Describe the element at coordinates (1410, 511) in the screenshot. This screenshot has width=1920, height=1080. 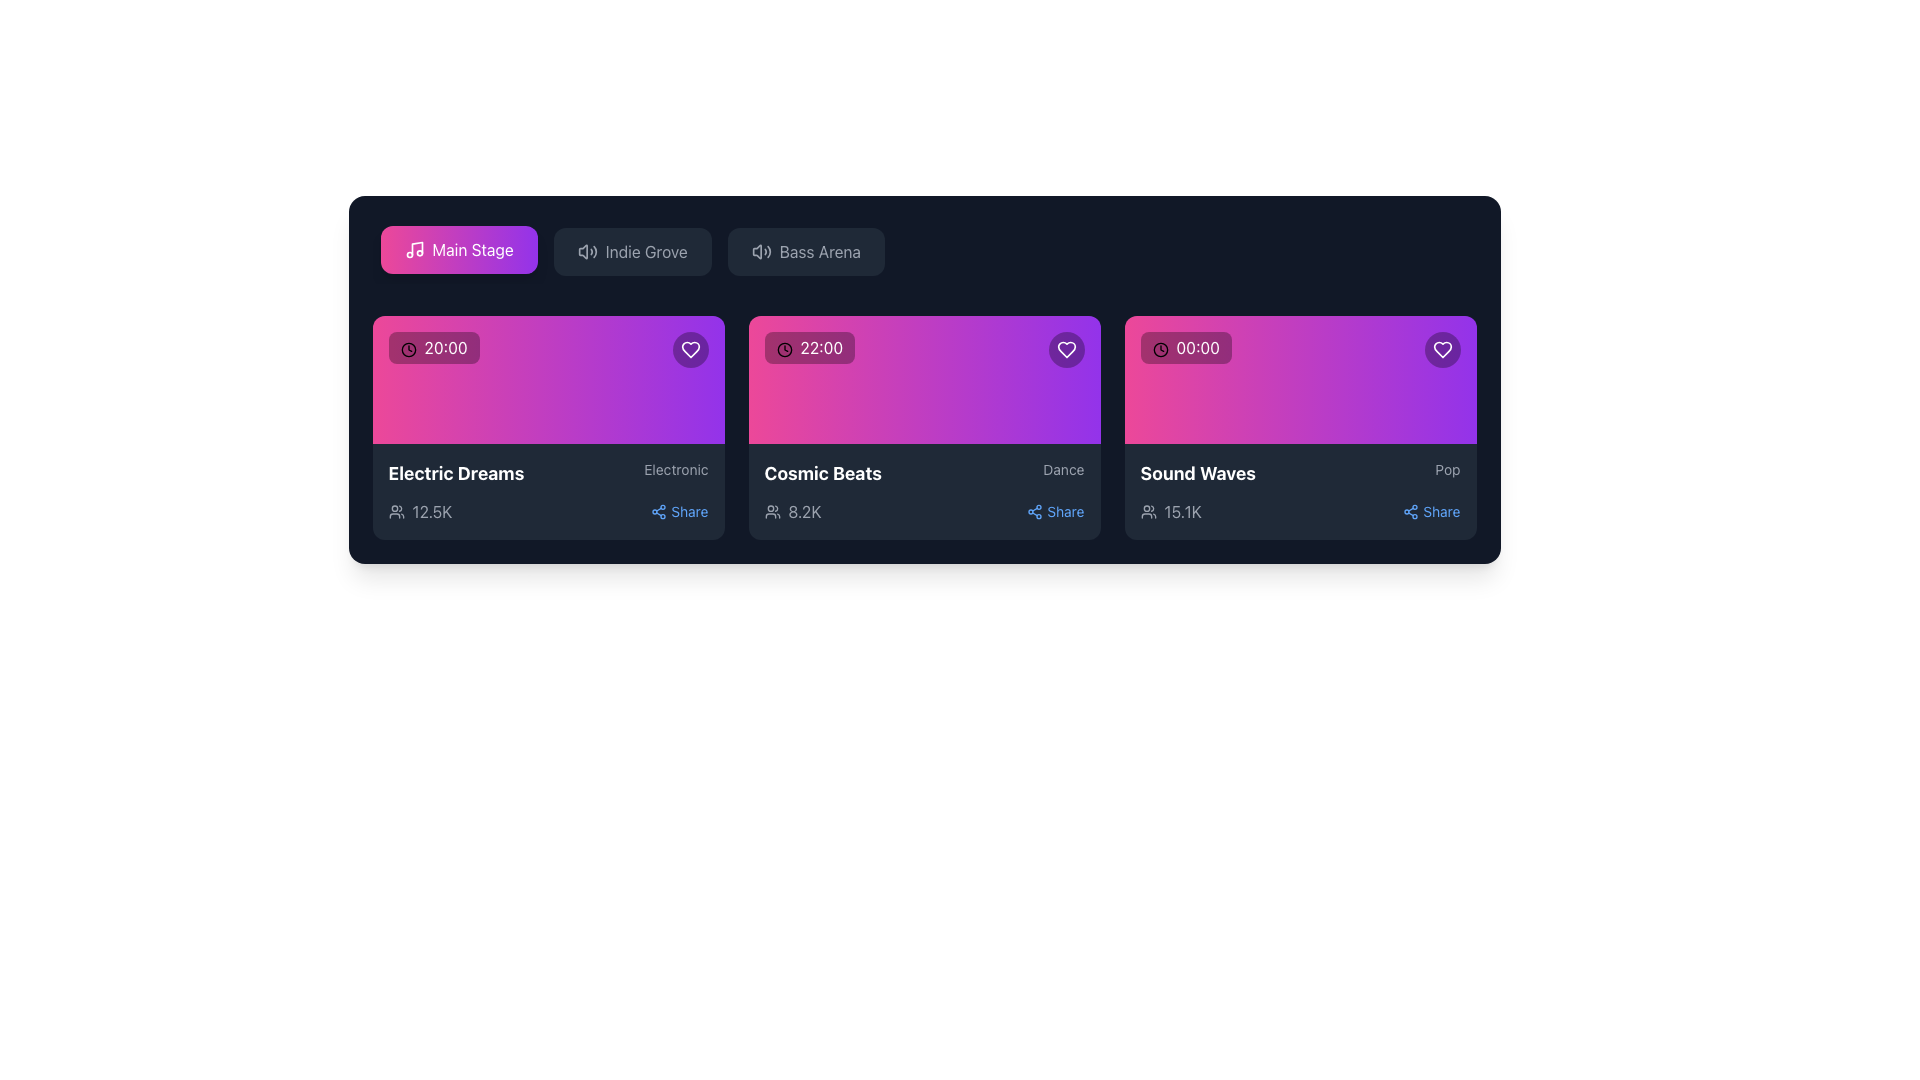
I see `the light blue share icon located between the text '15.1K' and 'Share' in the bottom section of the 'Sound Waves' card` at that location.